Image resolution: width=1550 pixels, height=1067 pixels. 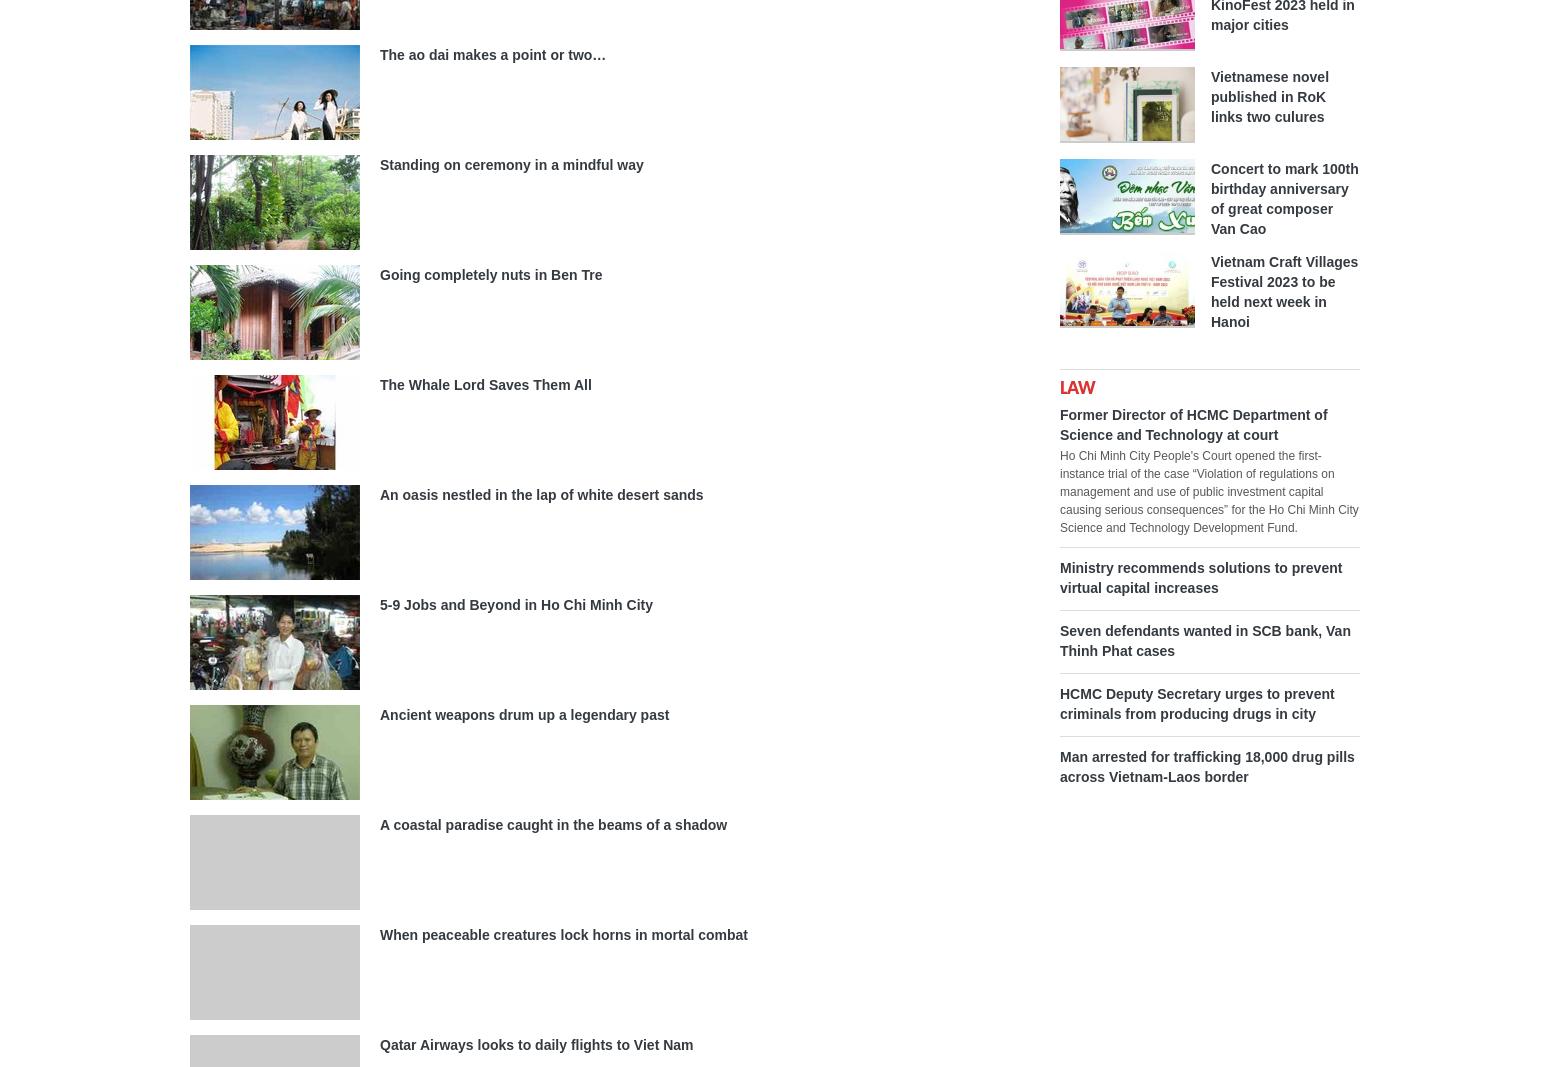 What do you see at coordinates (564, 935) in the screenshot?
I see `'When peaceable creatures lock horns in mortal combat'` at bounding box center [564, 935].